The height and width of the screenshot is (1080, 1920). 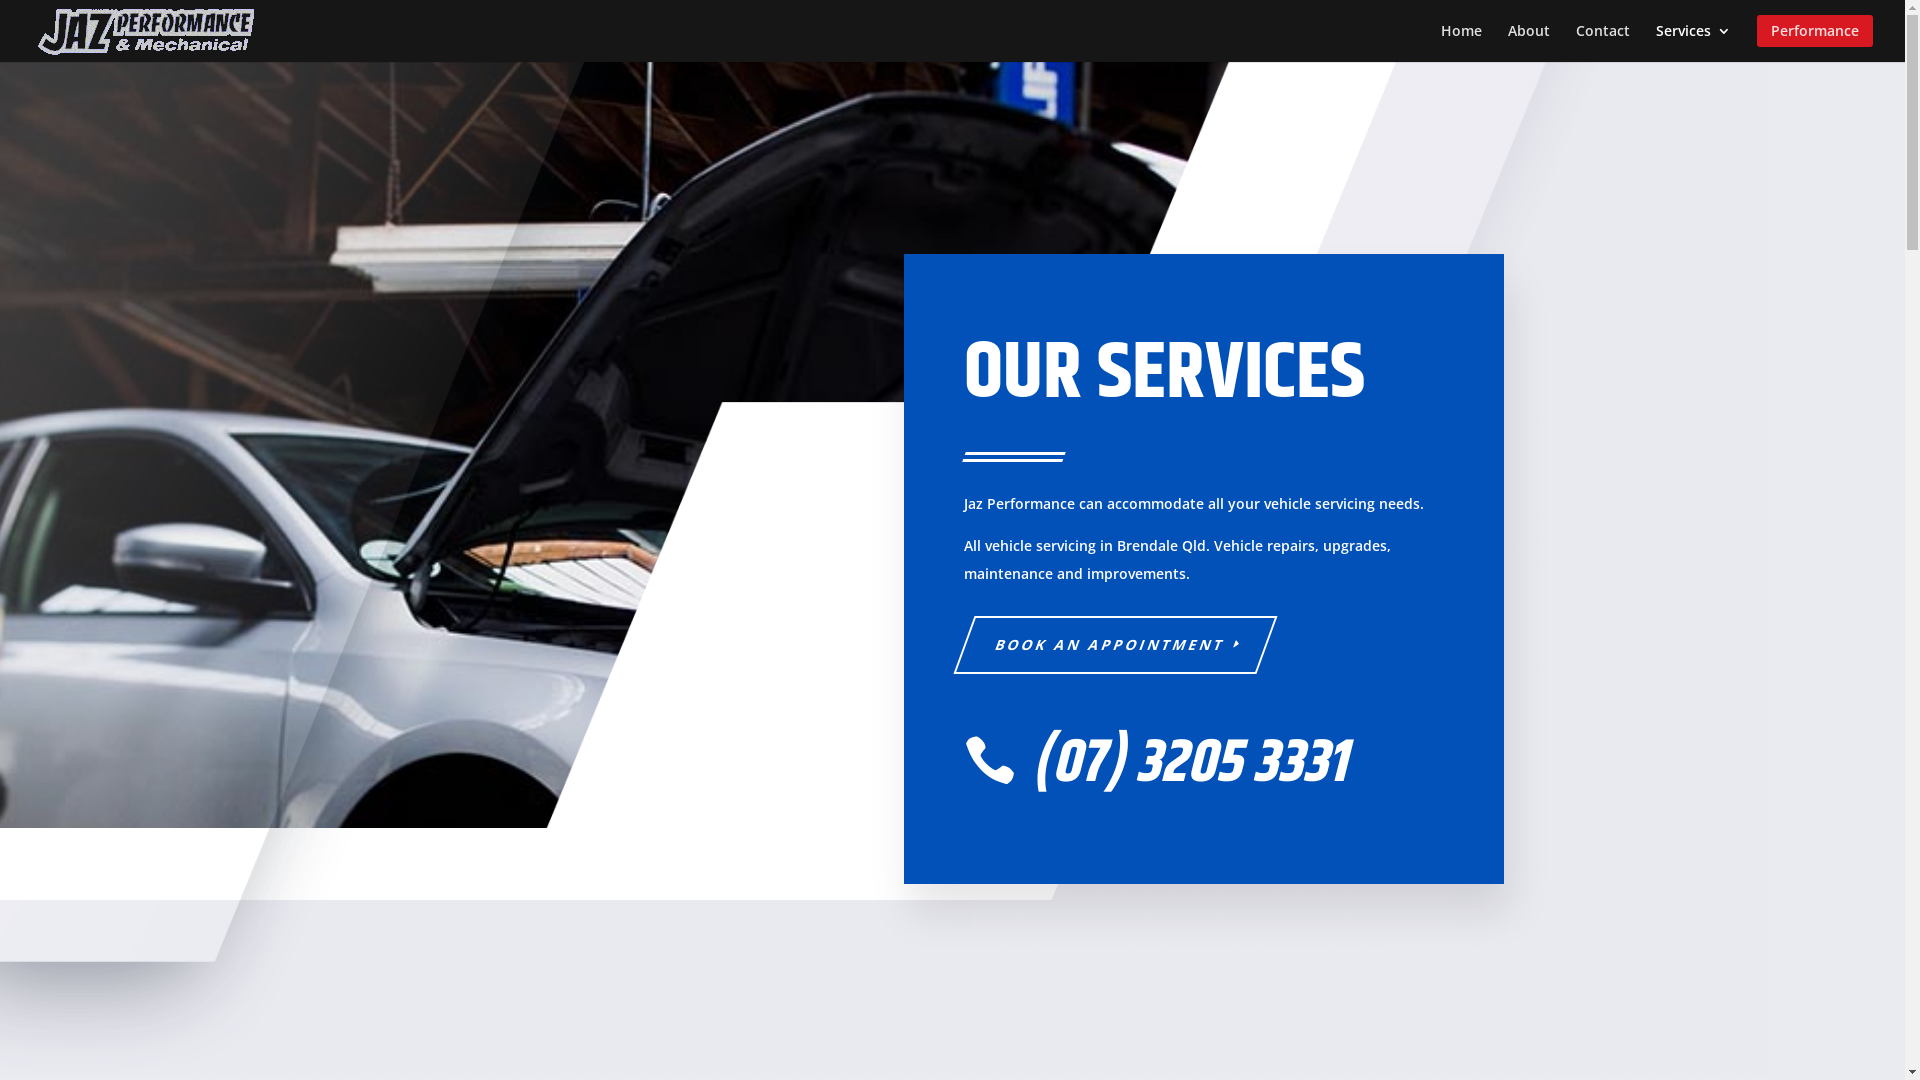 What do you see at coordinates (1603, 38) in the screenshot?
I see `'Contact'` at bounding box center [1603, 38].